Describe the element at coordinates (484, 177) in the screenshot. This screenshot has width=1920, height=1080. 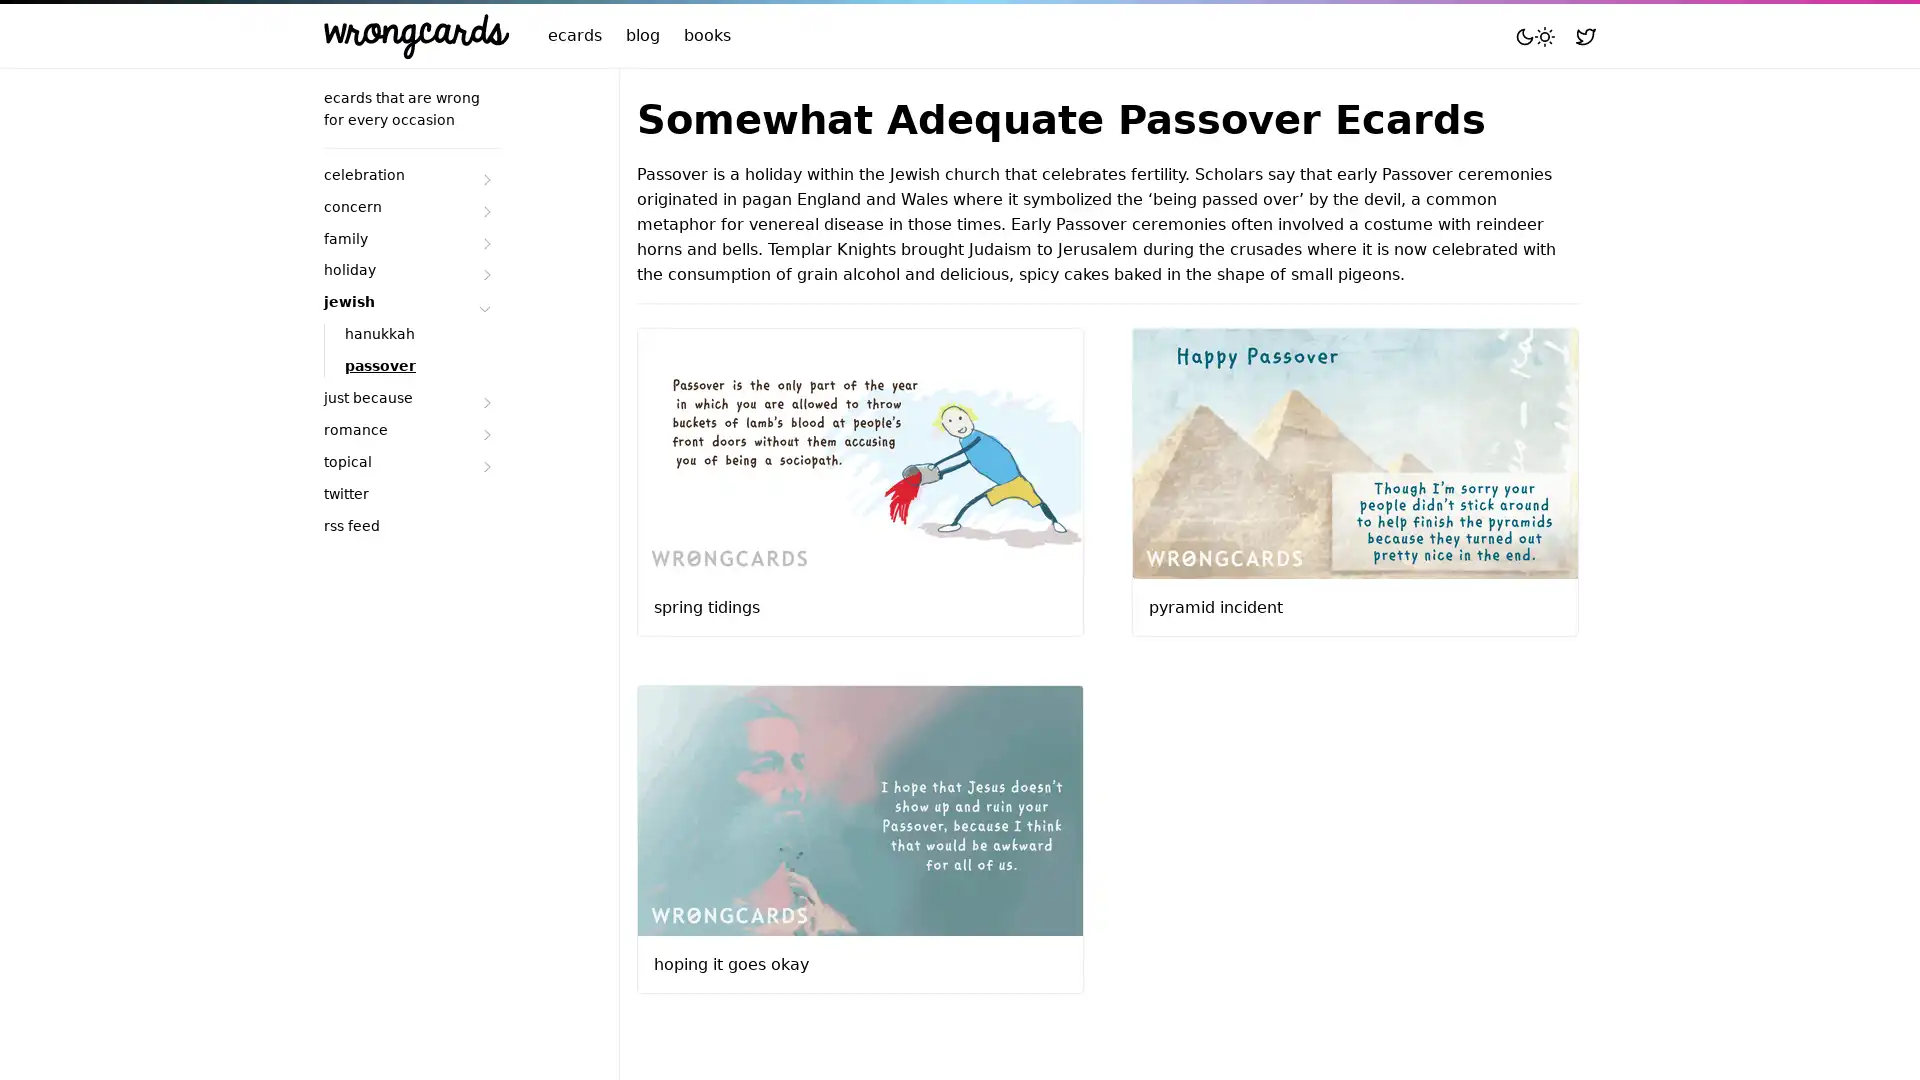
I see `Submenu` at that location.